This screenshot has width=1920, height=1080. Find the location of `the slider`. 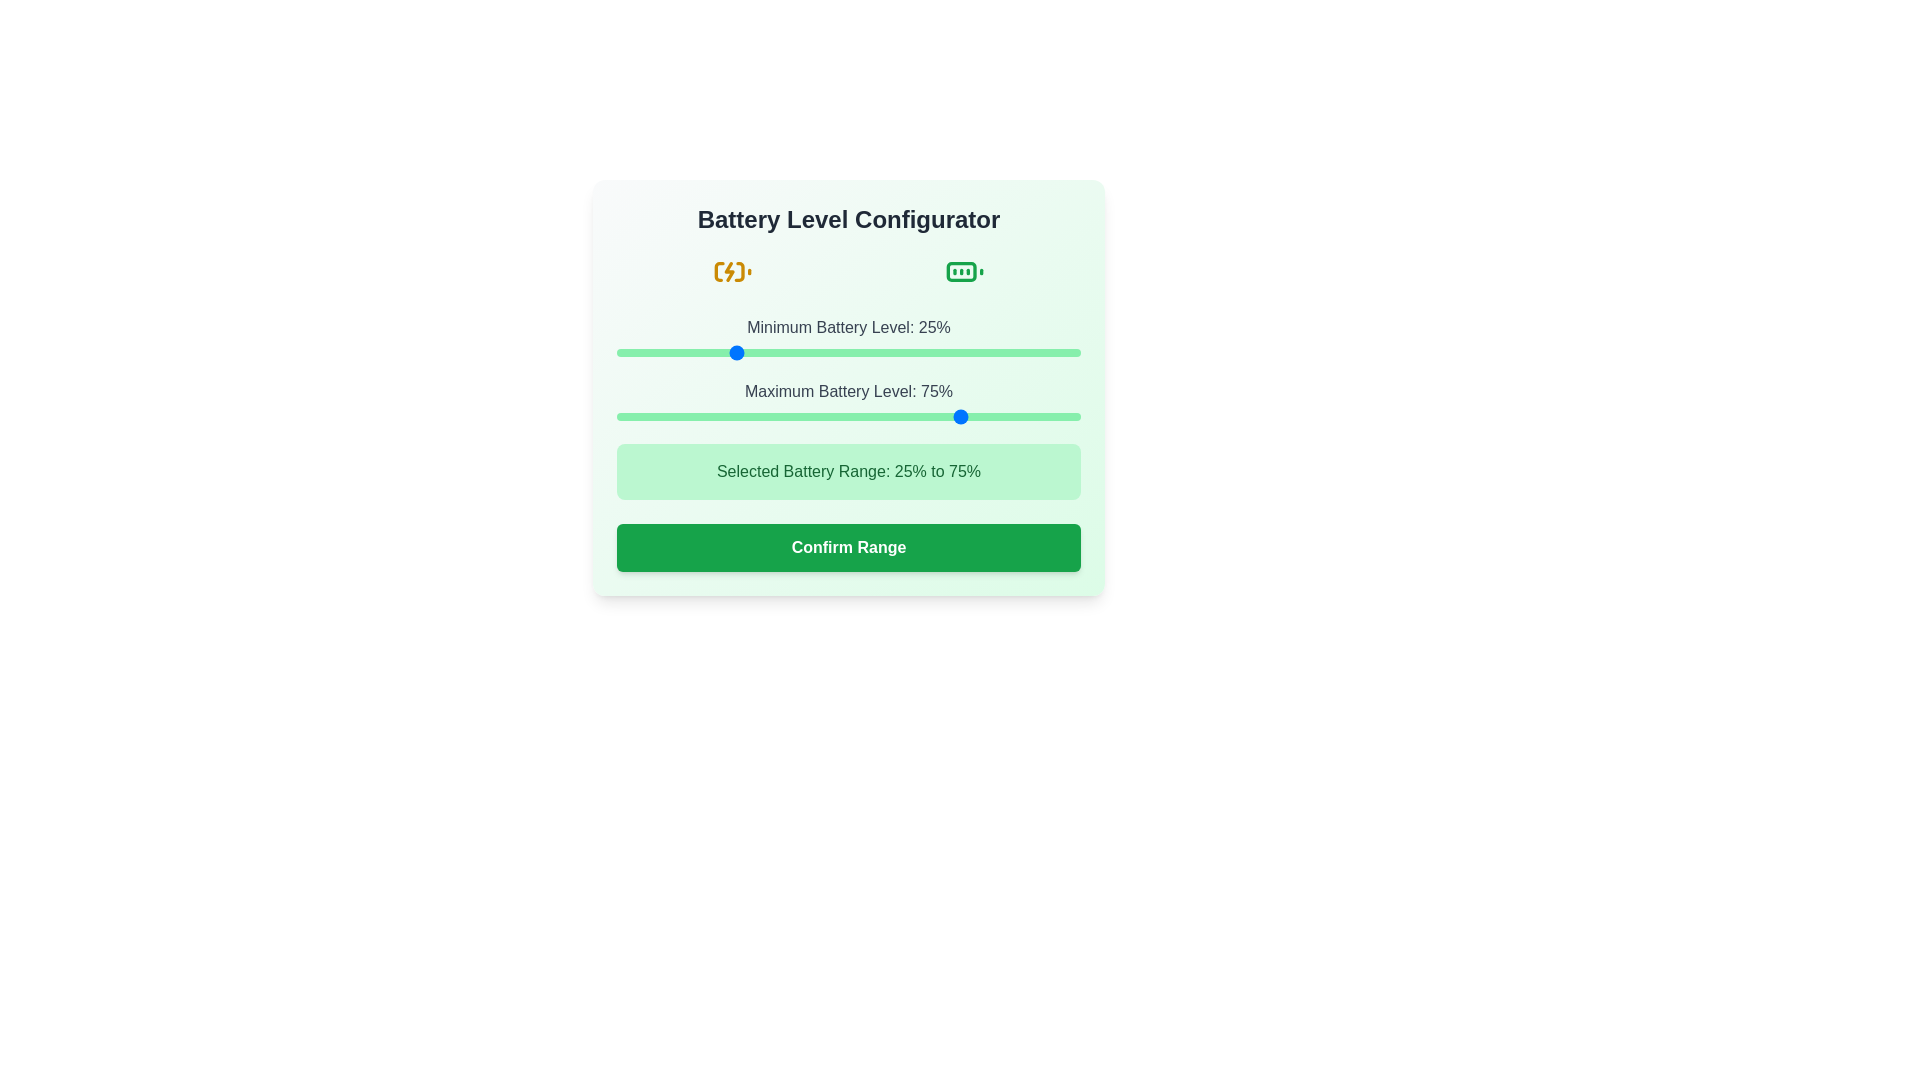

the slider is located at coordinates (1016, 415).